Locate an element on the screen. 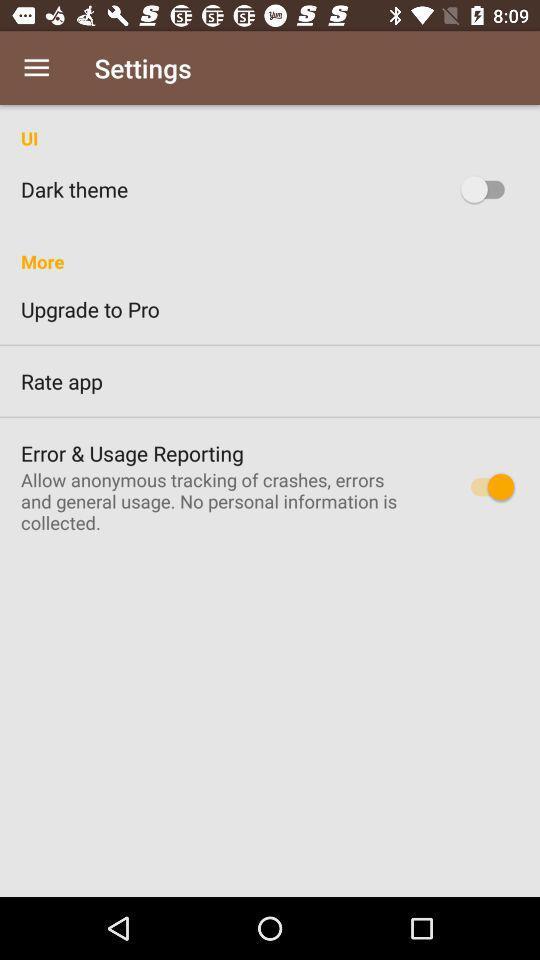 The height and width of the screenshot is (960, 540). dark theme is located at coordinates (486, 189).